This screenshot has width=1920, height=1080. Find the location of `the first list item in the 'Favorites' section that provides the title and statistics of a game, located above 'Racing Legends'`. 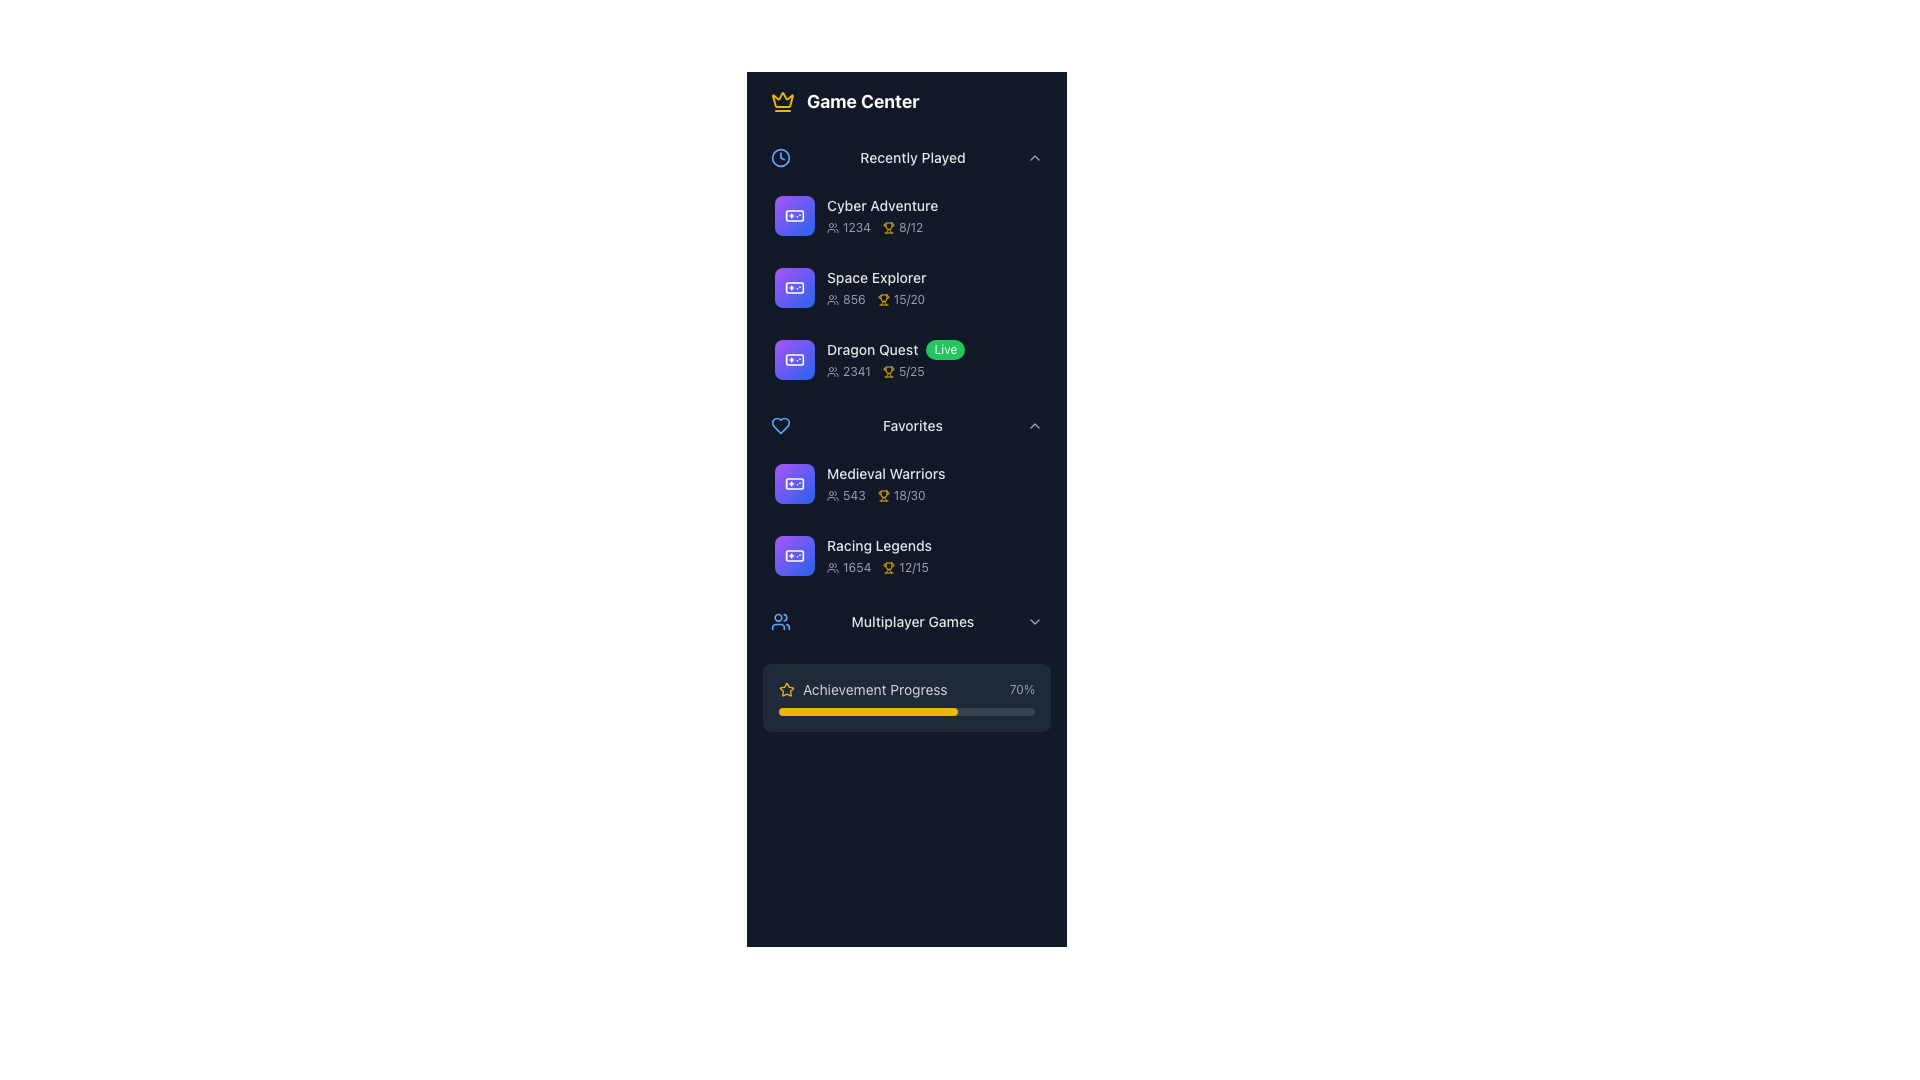

the first list item in the 'Favorites' section that provides the title and statistics of a game, located above 'Racing Legends' is located at coordinates (906, 483).